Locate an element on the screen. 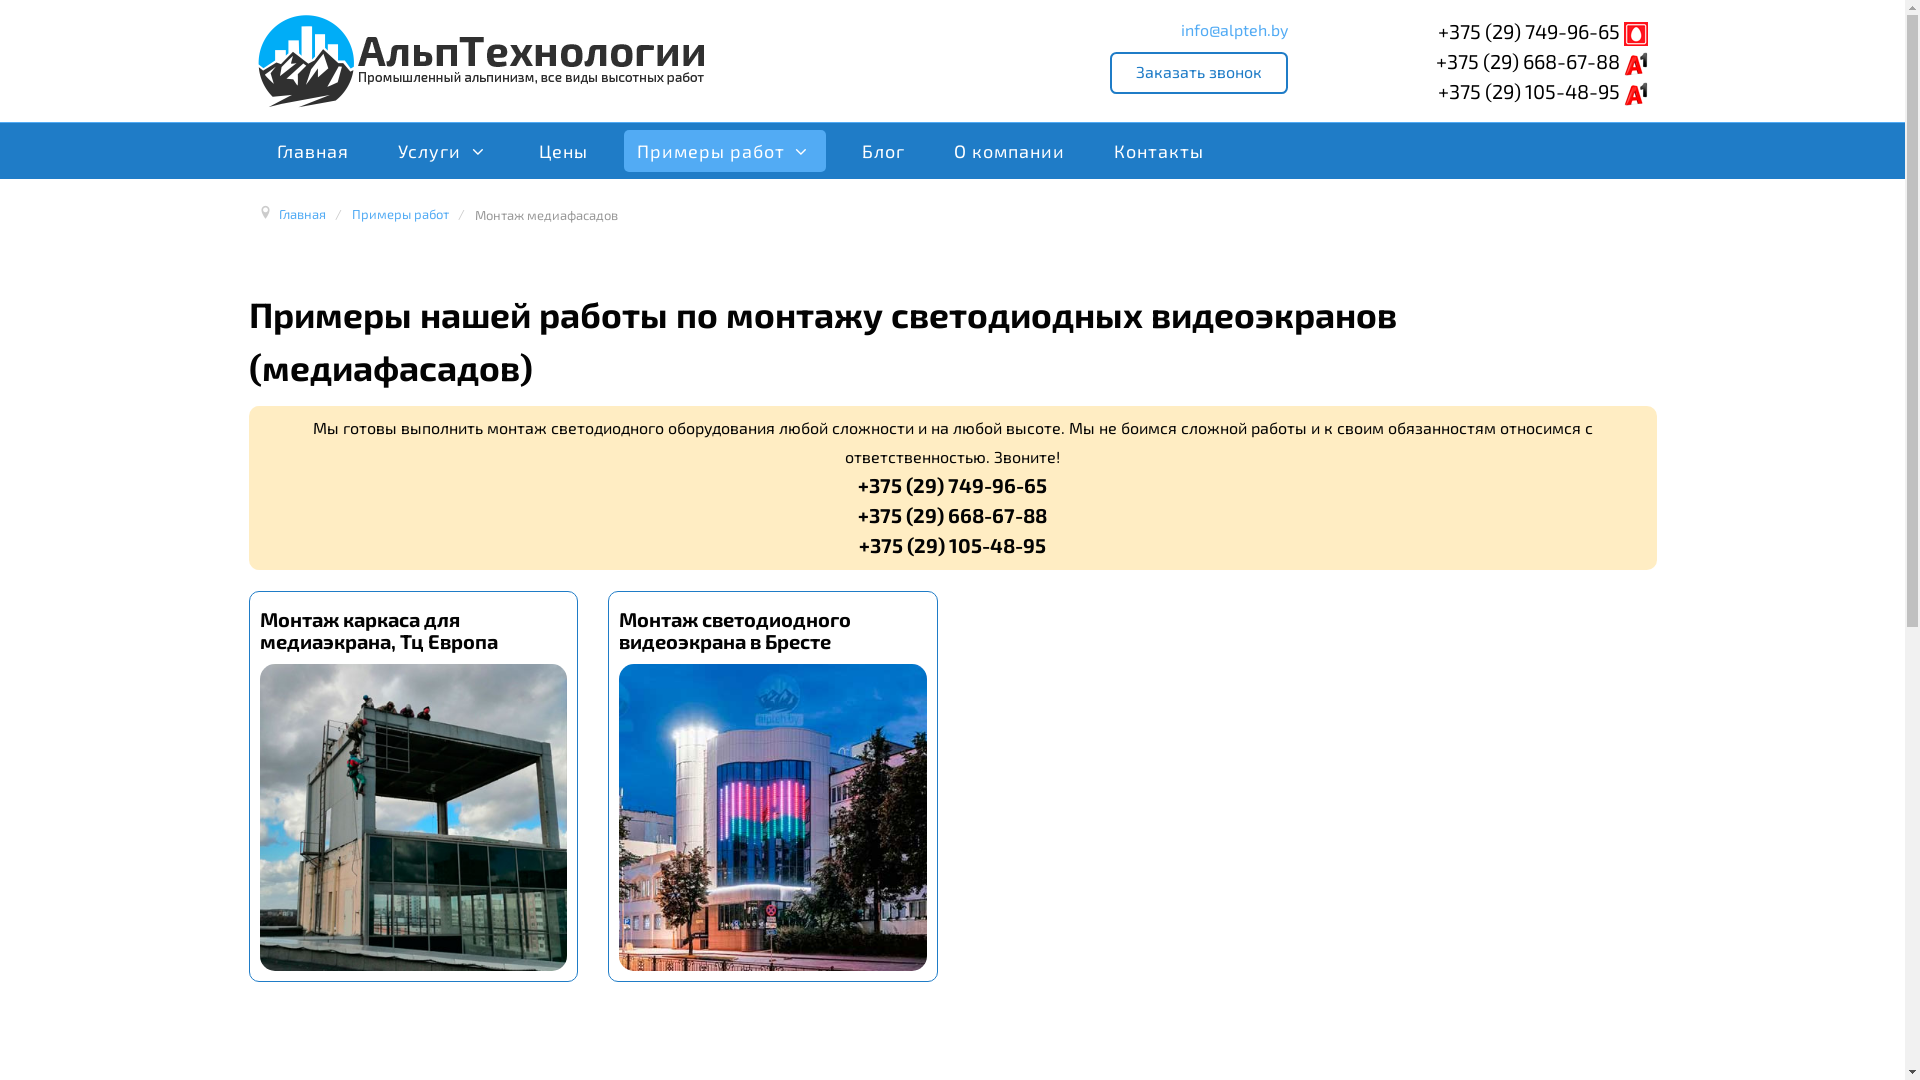  '+375 (29) 749-96-65' is located at coordinates (1541, 30).